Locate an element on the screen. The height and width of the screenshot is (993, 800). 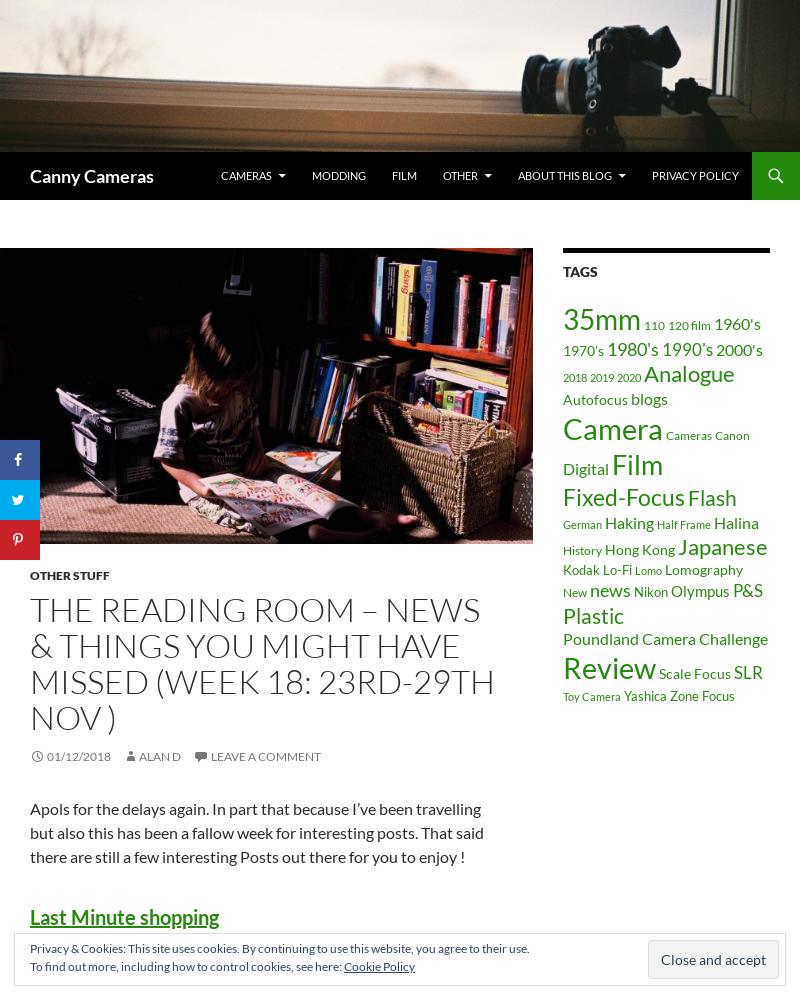
'To find out more, including how to control cookies, see here:' is located at coordinates (185, 966).